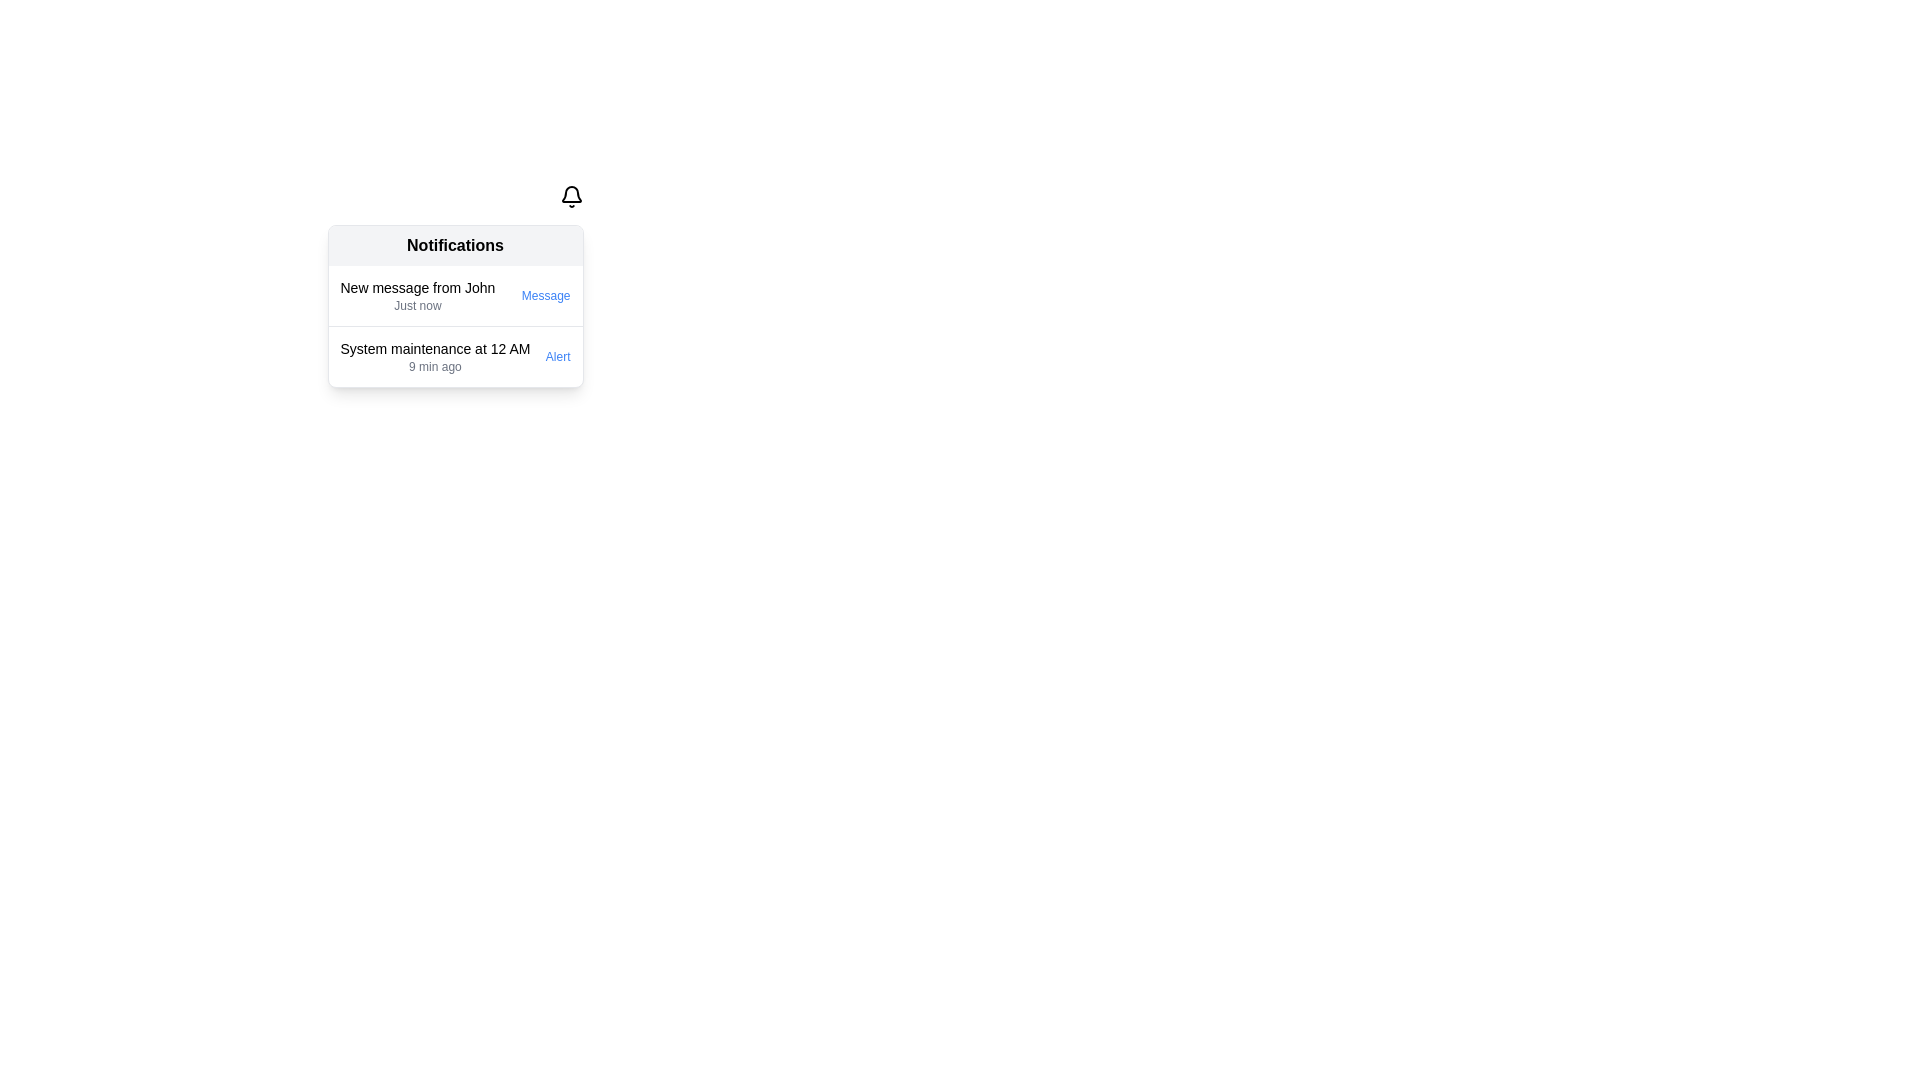 Image resolution: width=1920 pixels, height=1080 pixels. Describe the element at coordinates (434, 366) in the screenshot. I see `the text label reading '9 min ago' styled in gray font, located directly below the notification title 'System maintenance at 12 AM' within the dropdown notification list` at that location.